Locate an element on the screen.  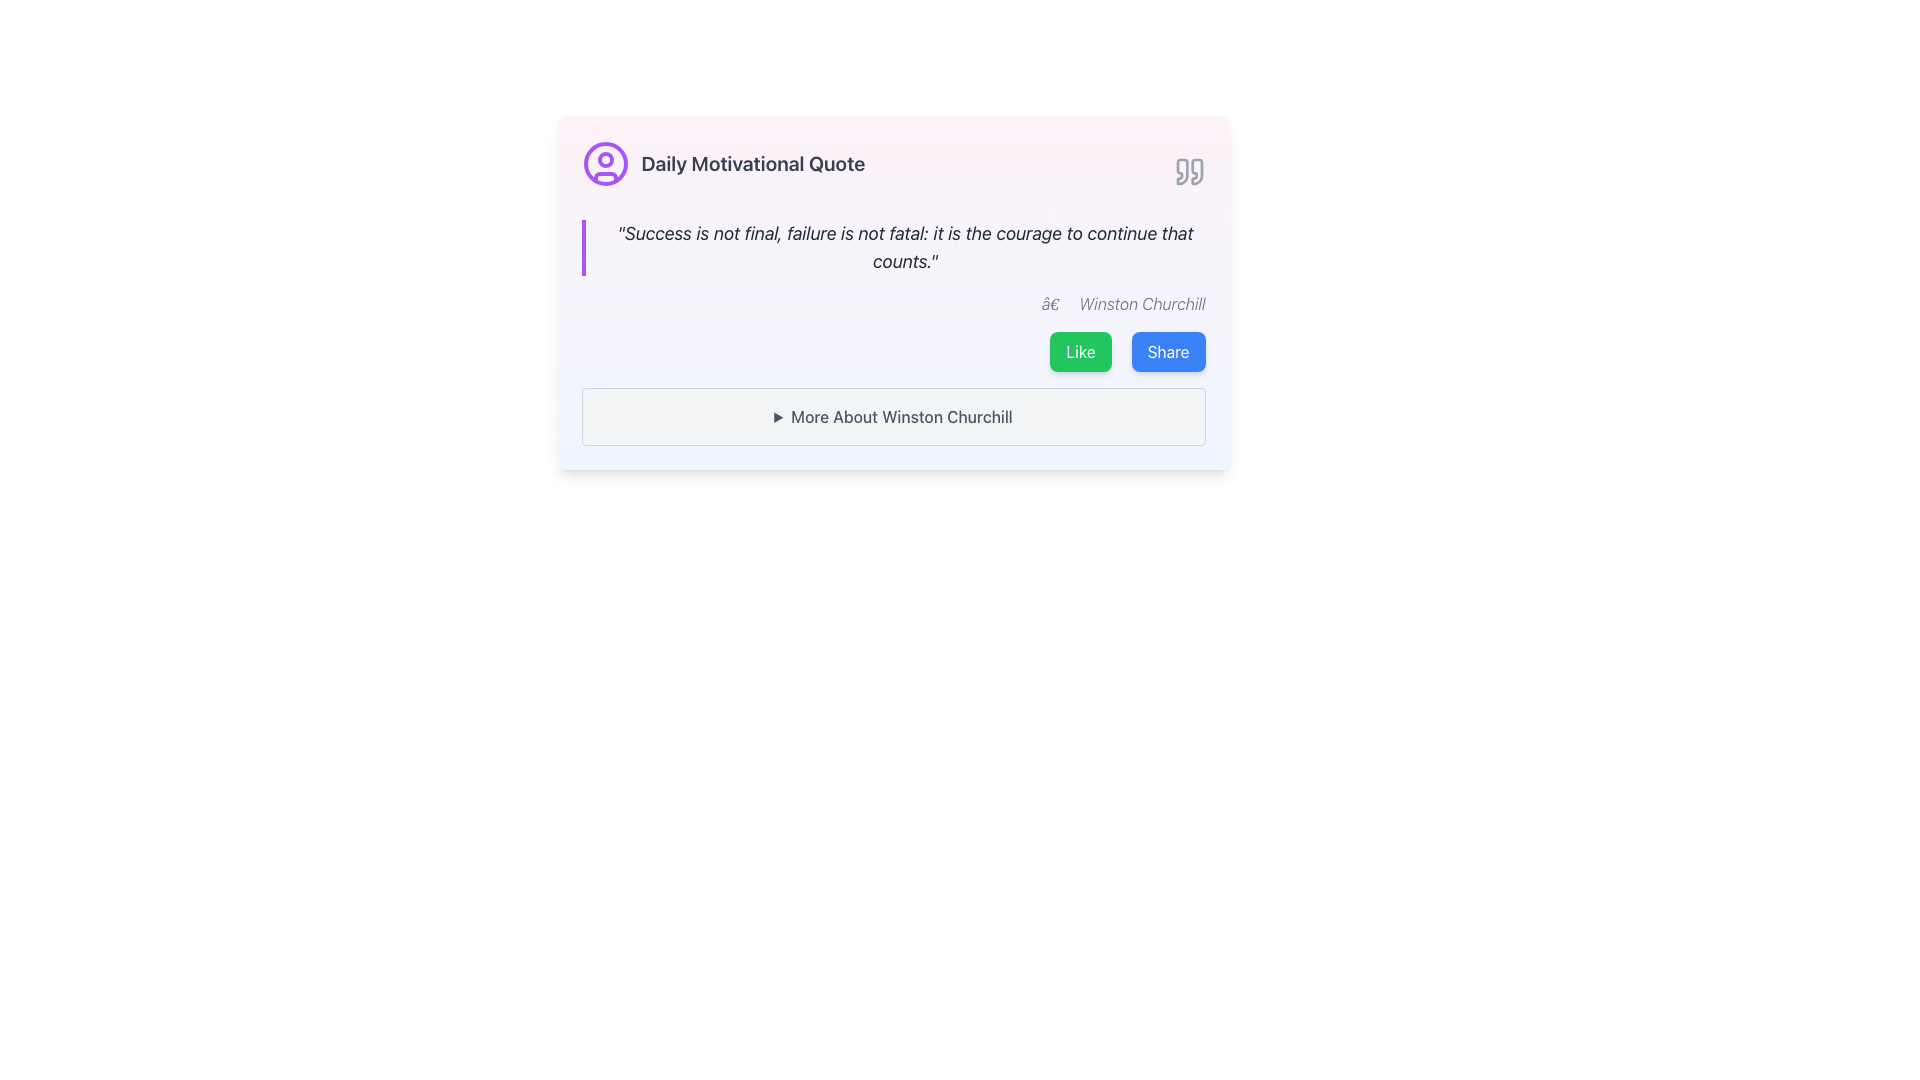
the small circular SVG element, which is filled with purple color and positioned slightly above the center of the user profile icon is located at coordinates (604, 158).